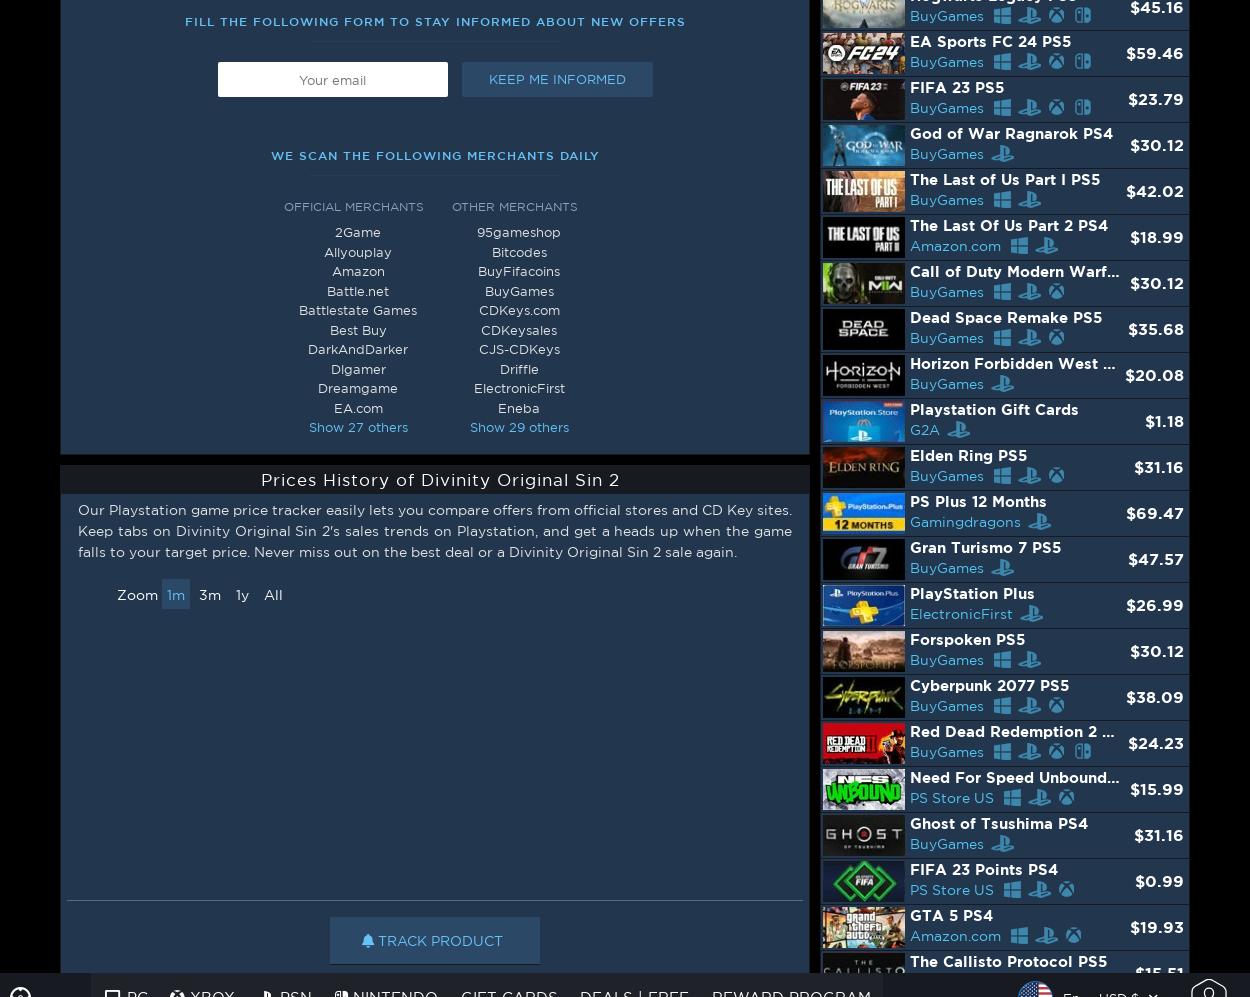 Image resolution: width=1250 pixels, height=997 pixels. I want to click on 'How our site works
									?', so click(75, 850).